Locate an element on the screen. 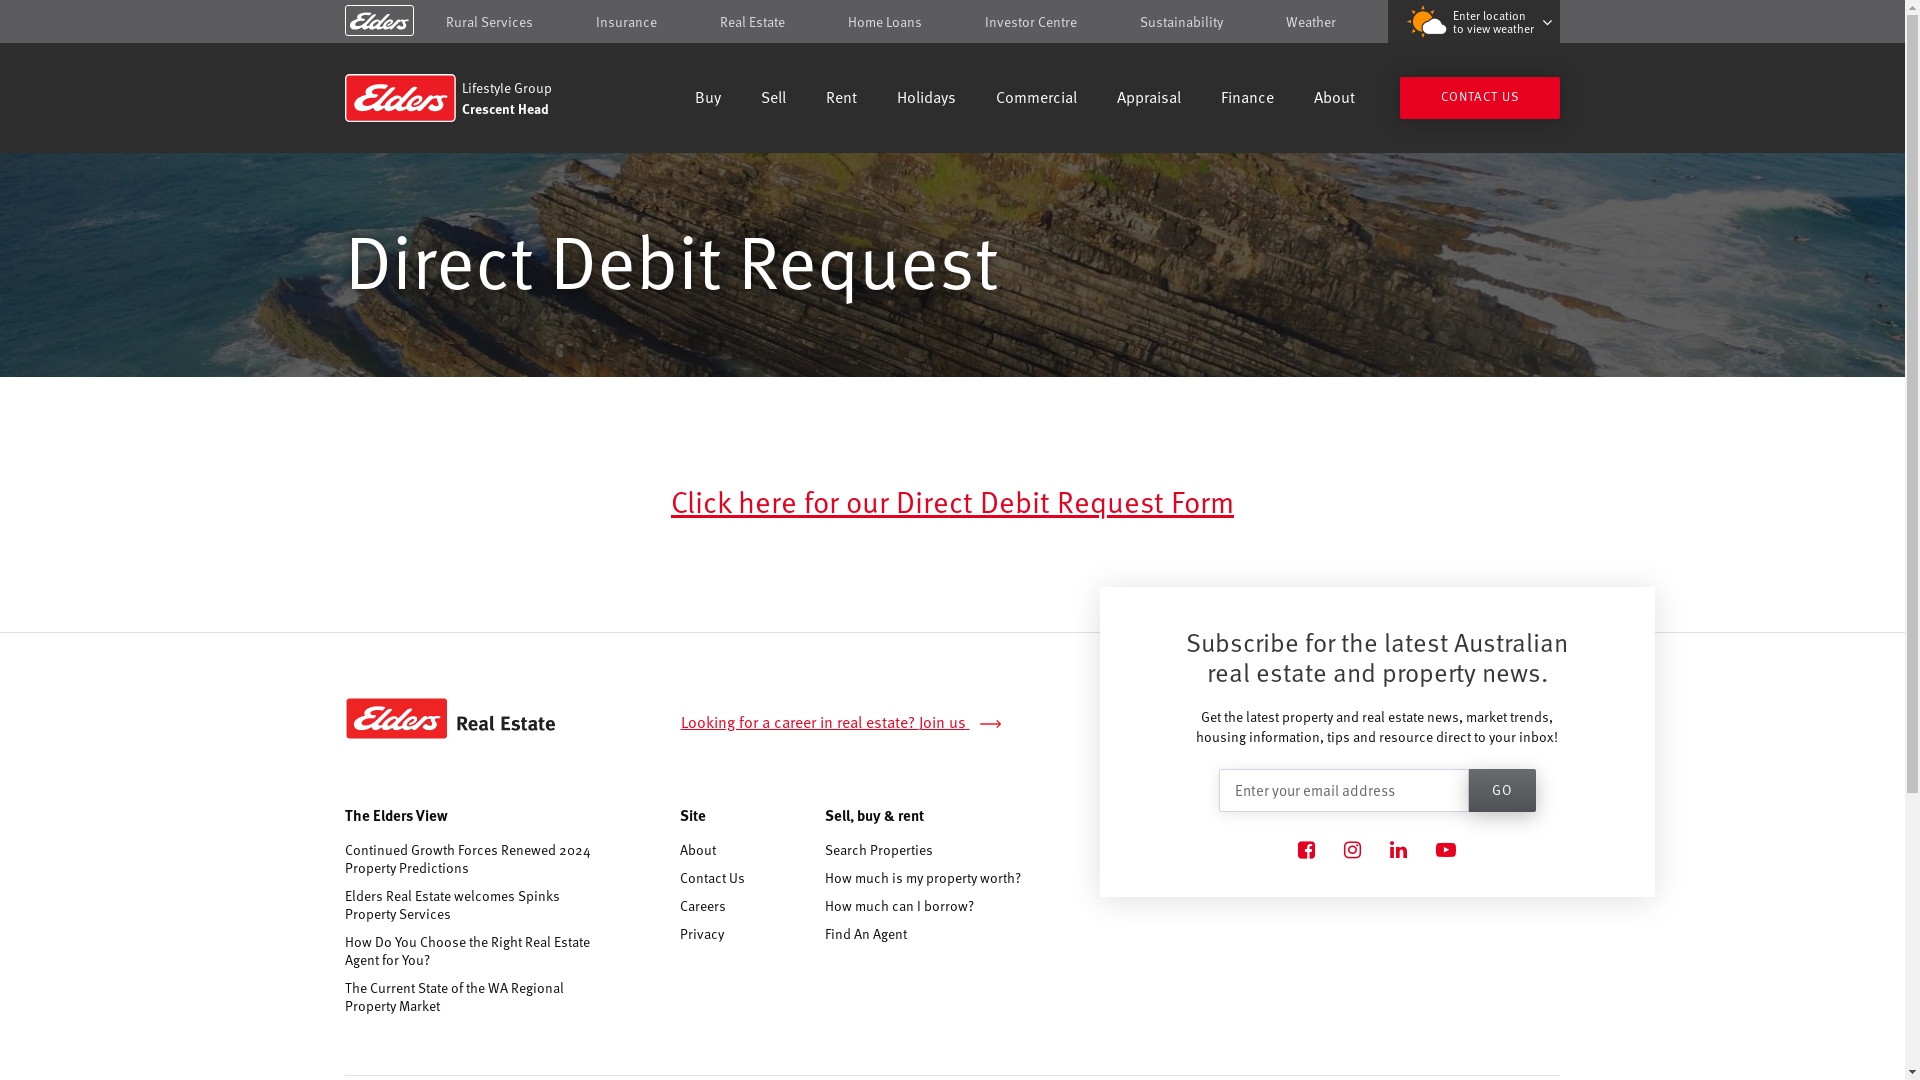 The image size is (1920, 1080). 'Finance' is located at coordinates (1219, 99).